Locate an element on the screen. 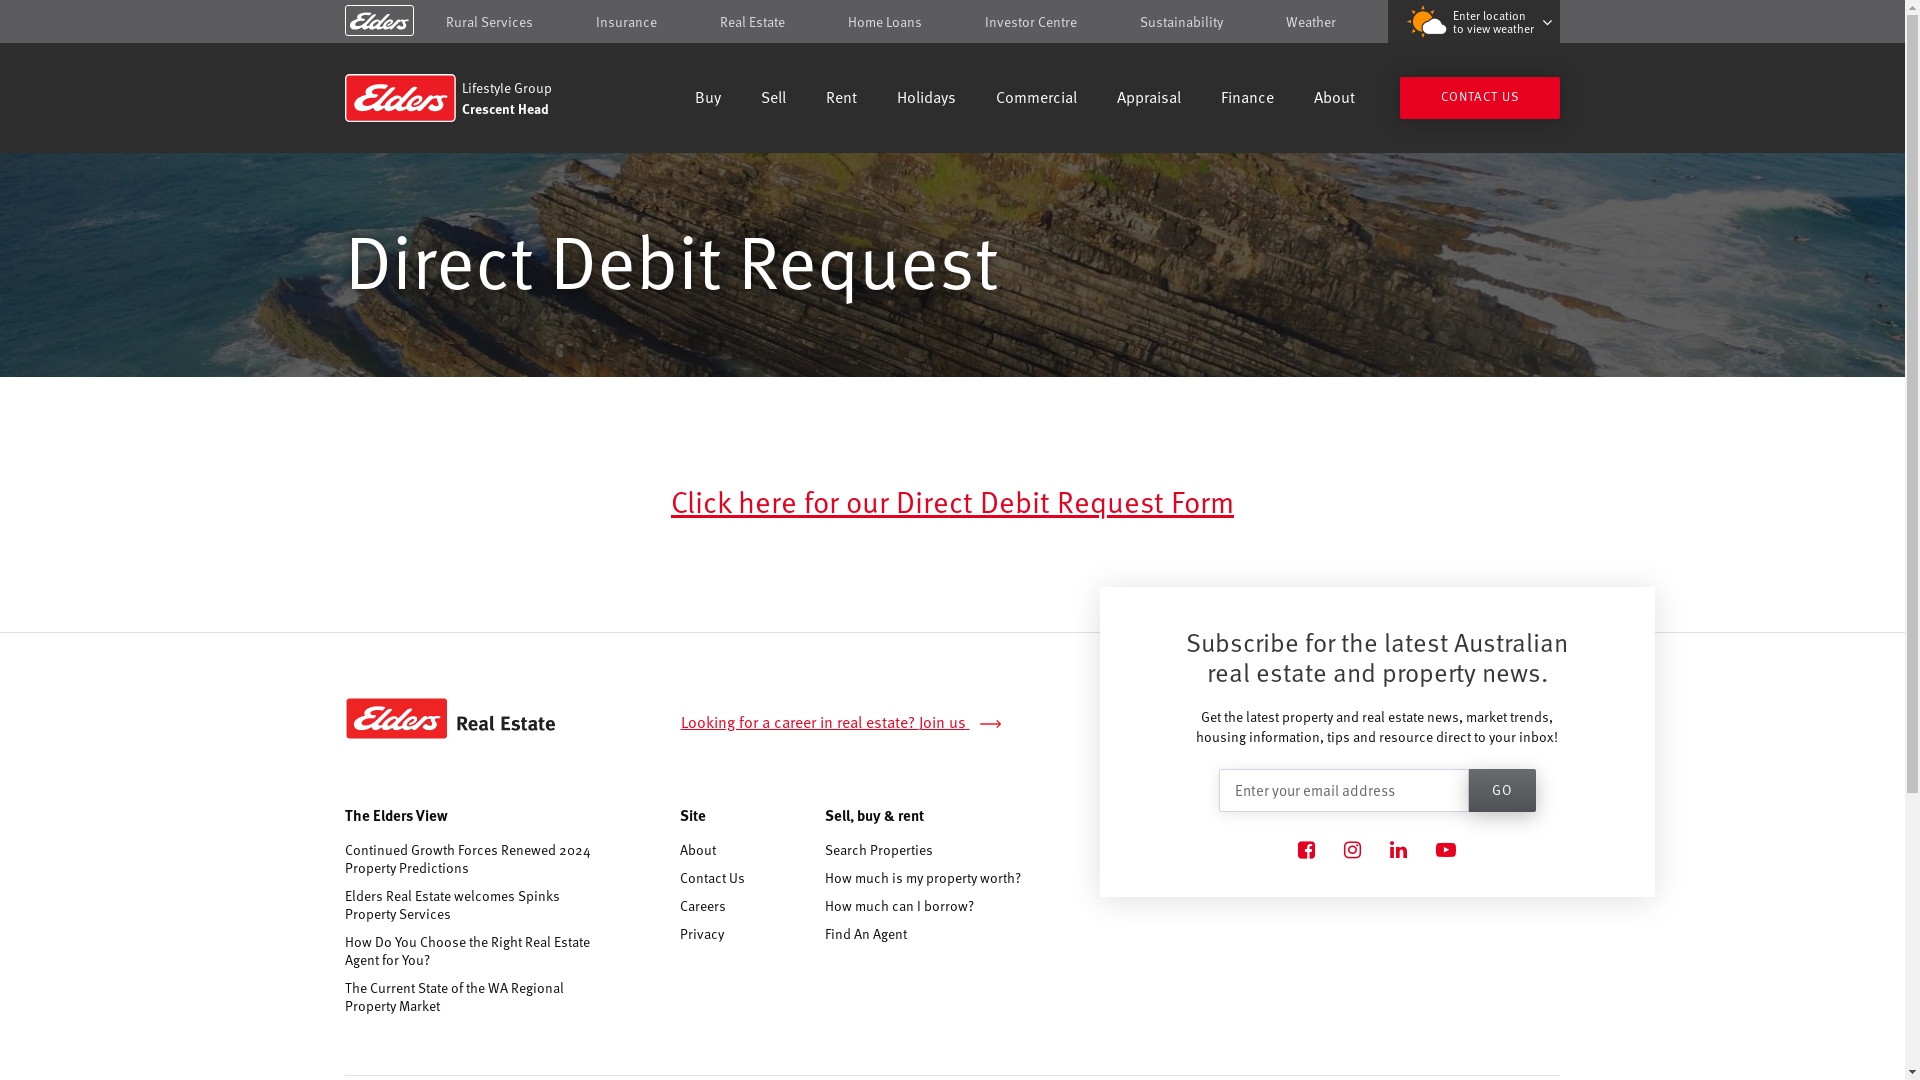 The image size is (1920, 1080). 'Finance' is located at coordinates (1219, 99).